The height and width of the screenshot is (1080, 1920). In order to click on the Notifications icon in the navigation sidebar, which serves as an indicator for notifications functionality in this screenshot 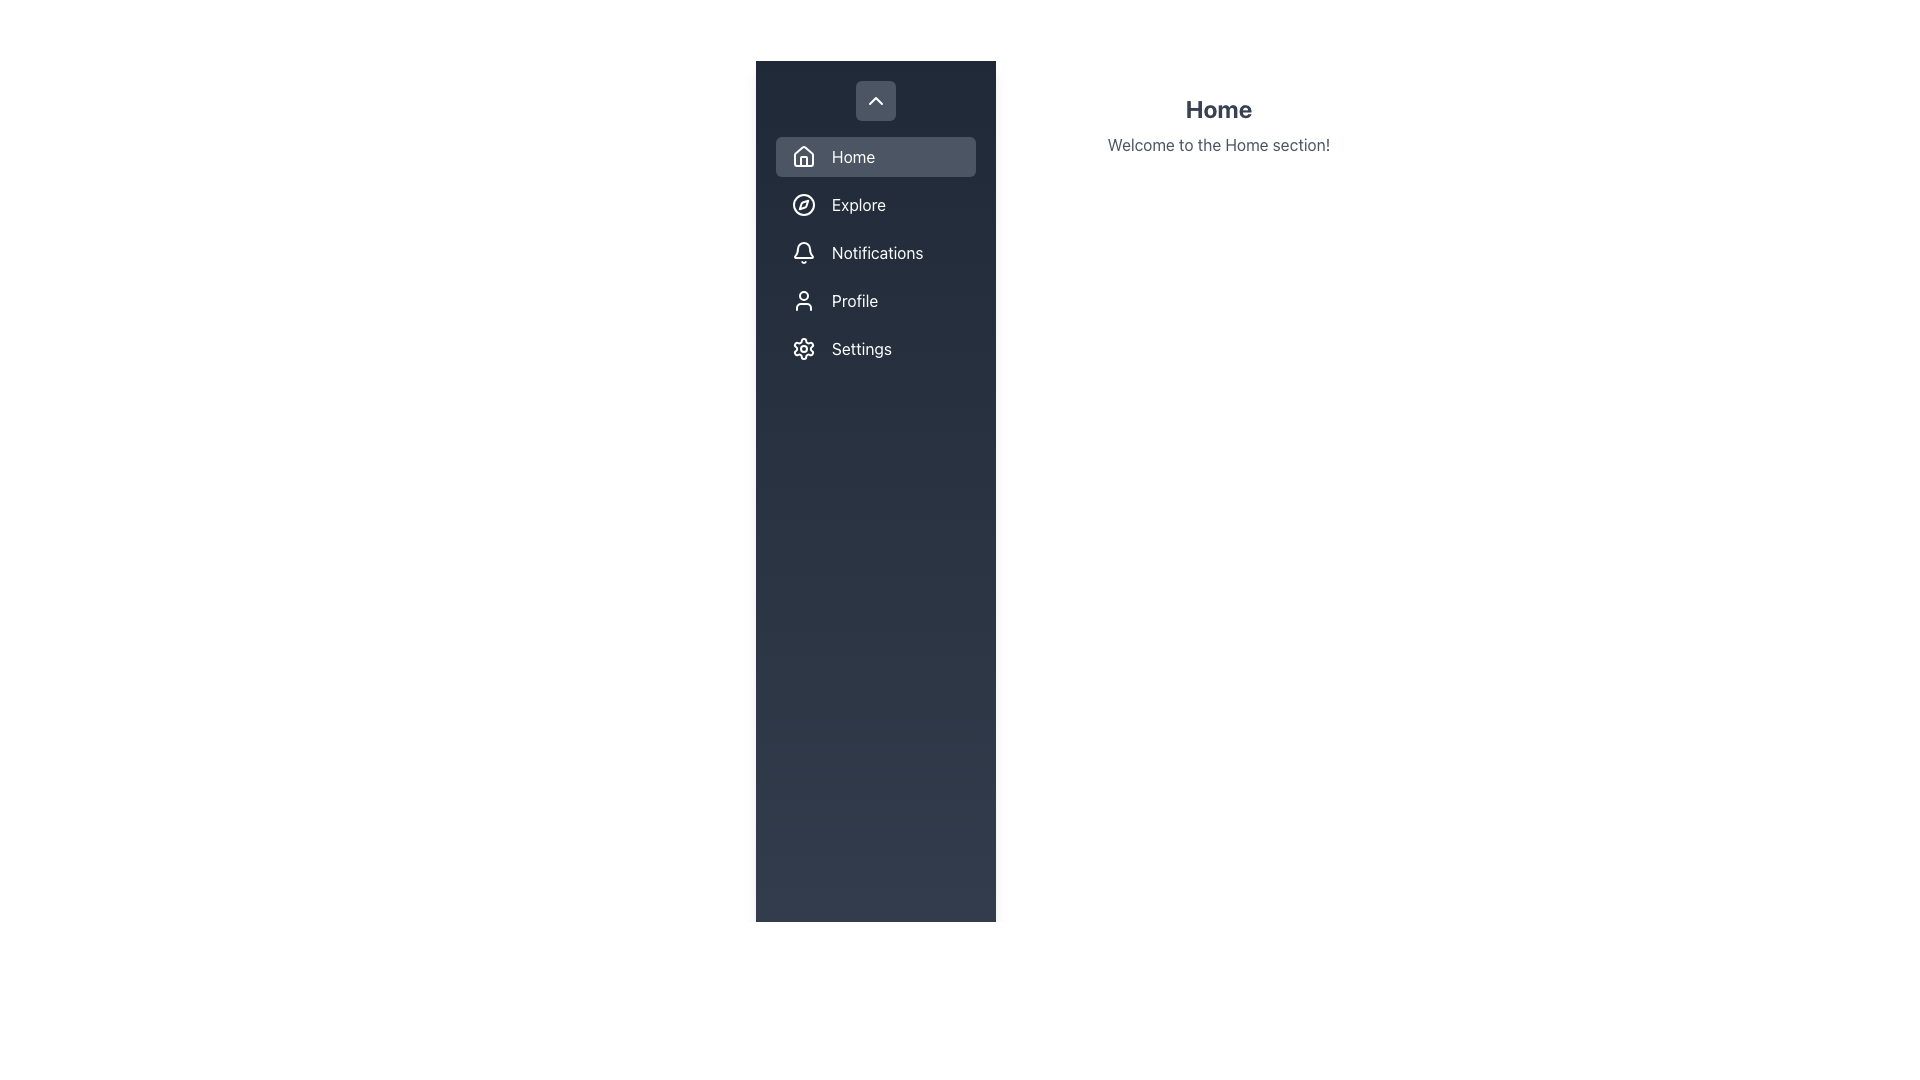, I will do `click(804, 249)`.